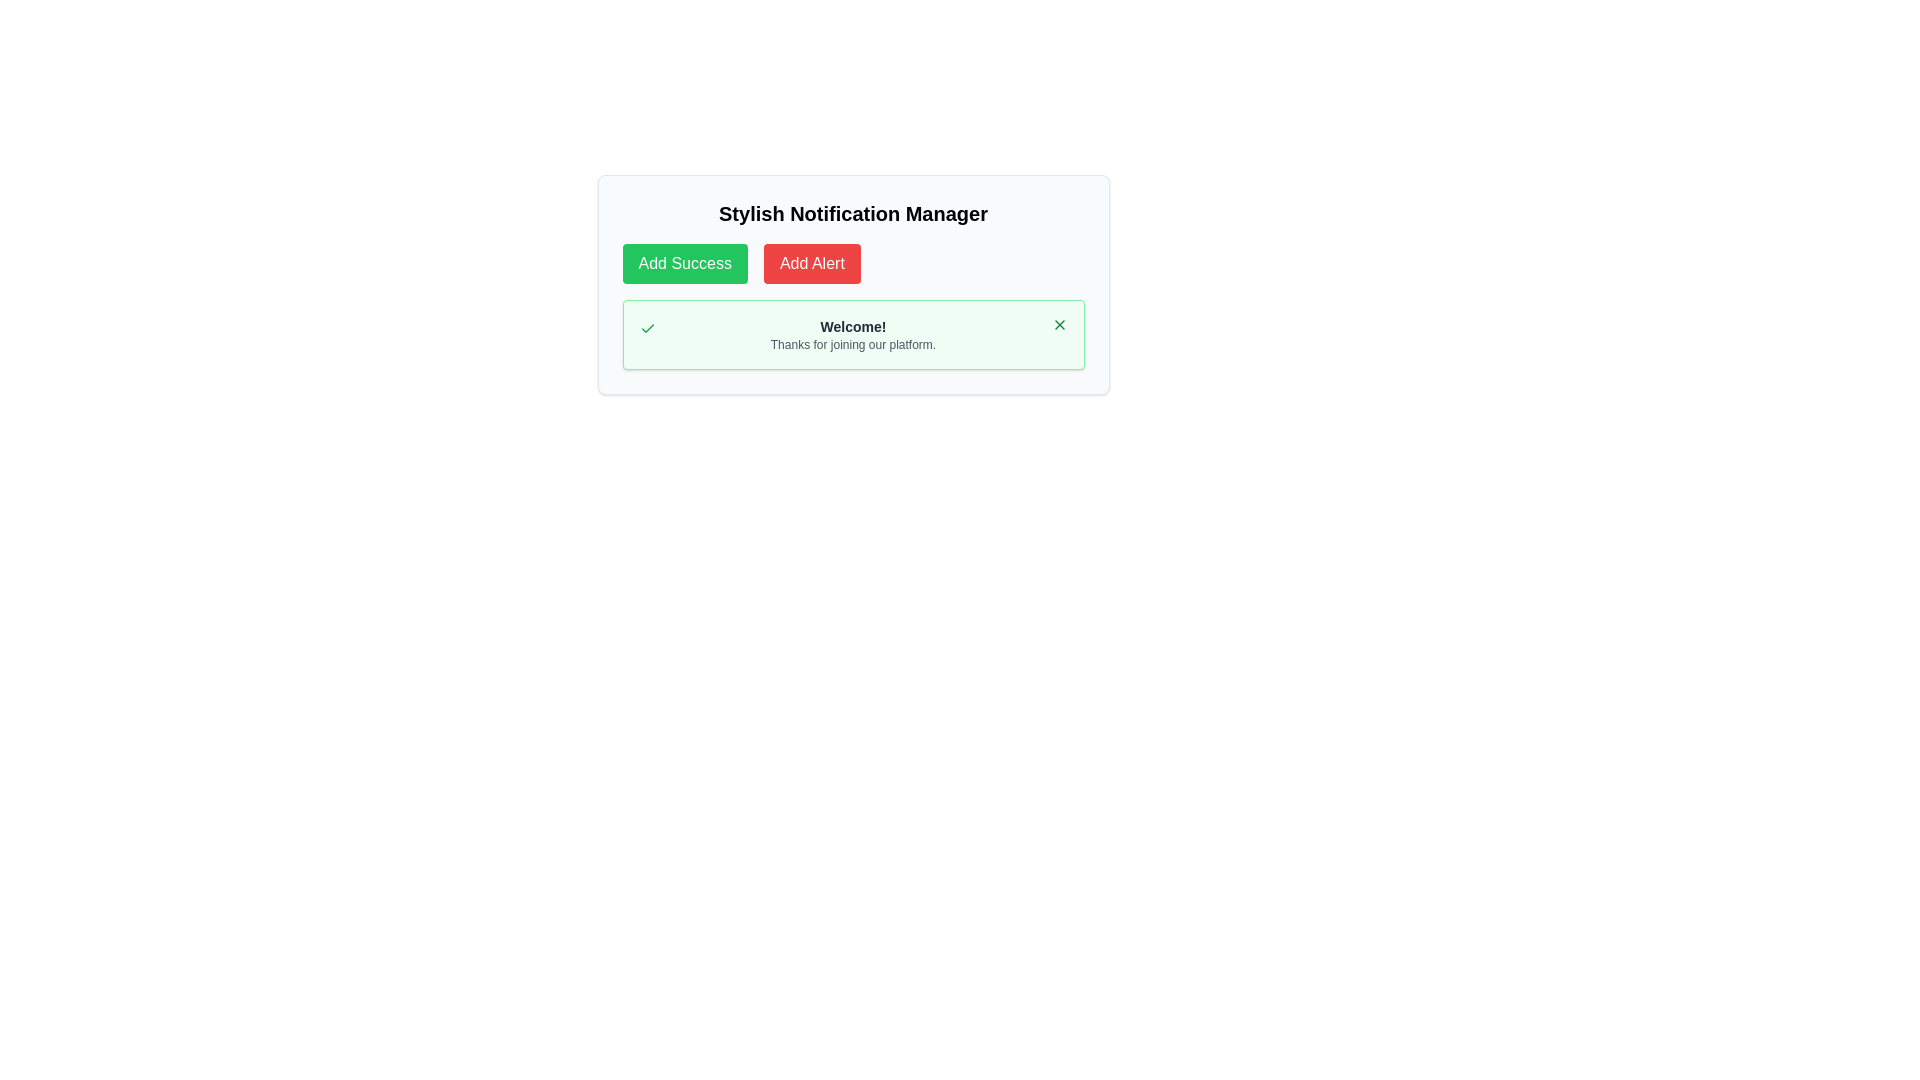  I want to click on the 'Add Success' button located below the 'Stylish Notification Manager' header to observe the hover effect, so click(685, 262).